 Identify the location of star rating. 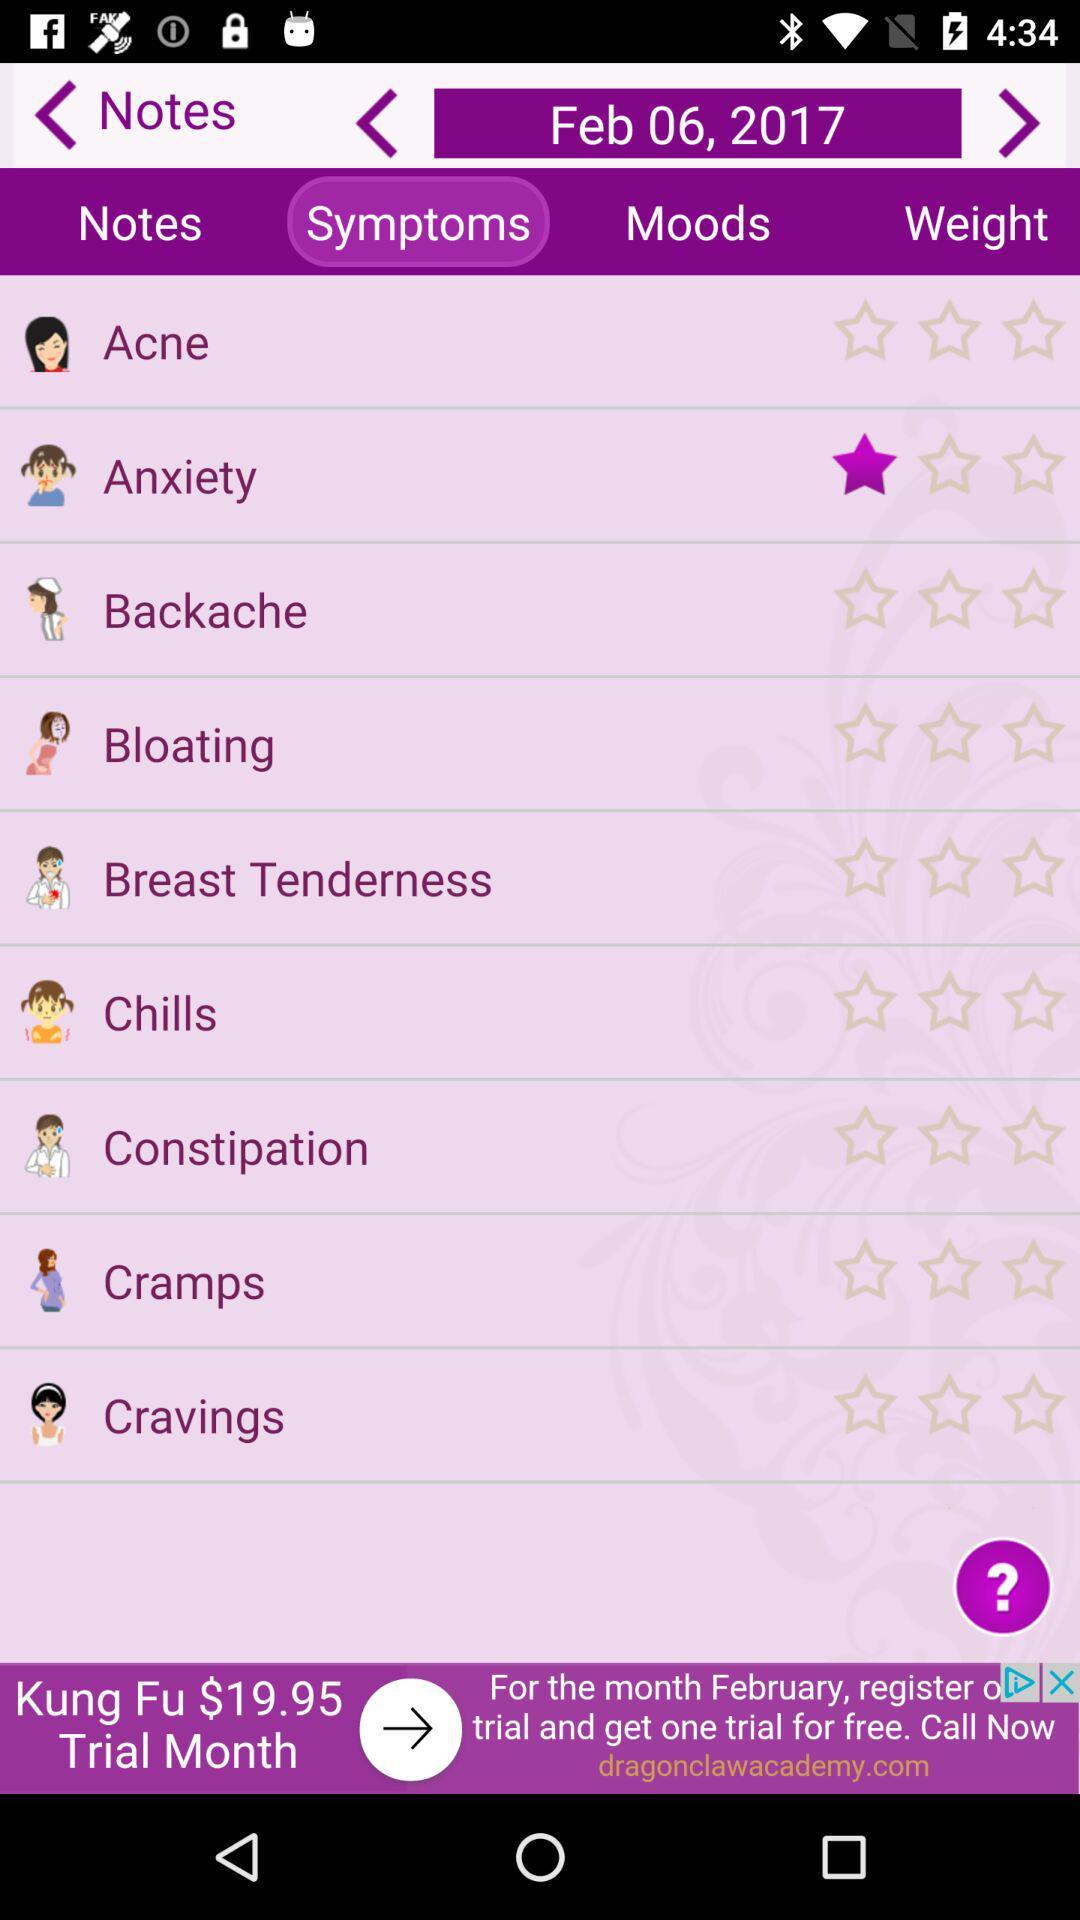
(947, 1146).